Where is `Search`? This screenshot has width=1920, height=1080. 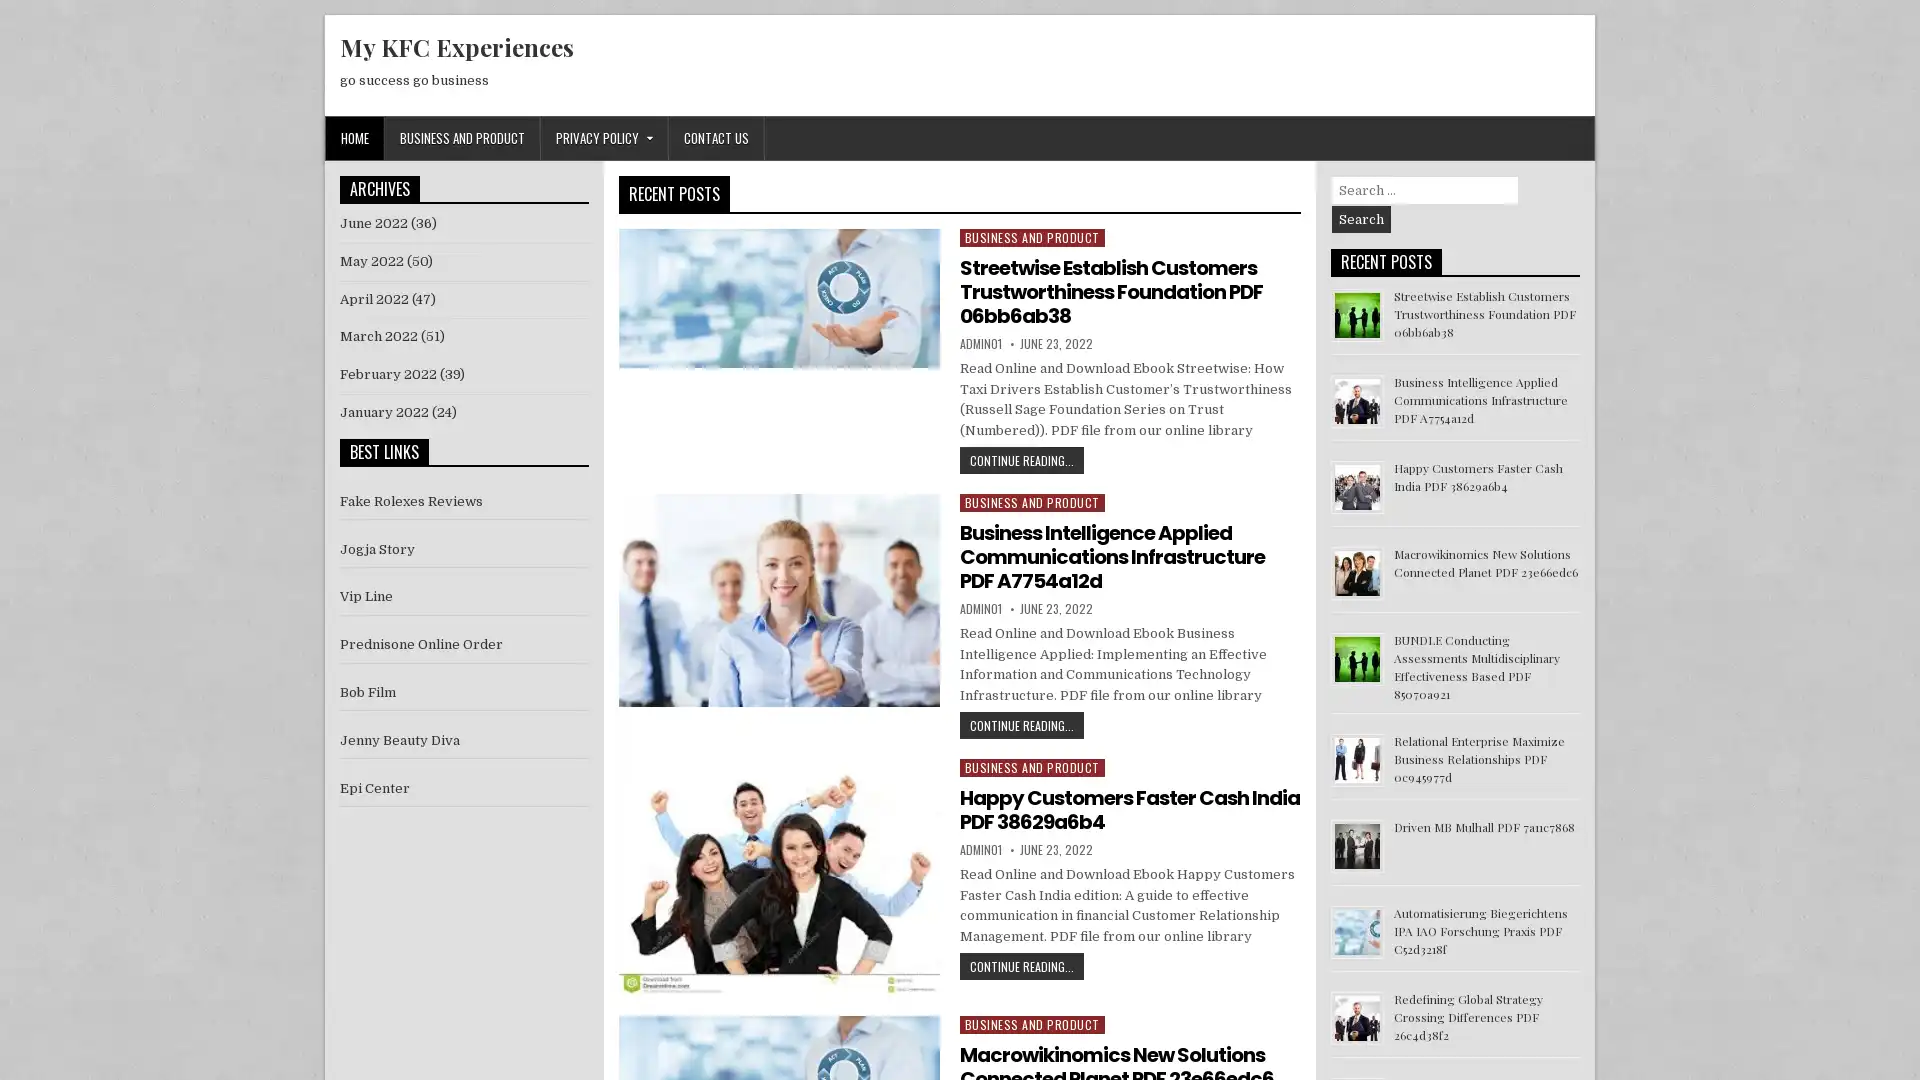 Search is located at coordinates (1360, 219).